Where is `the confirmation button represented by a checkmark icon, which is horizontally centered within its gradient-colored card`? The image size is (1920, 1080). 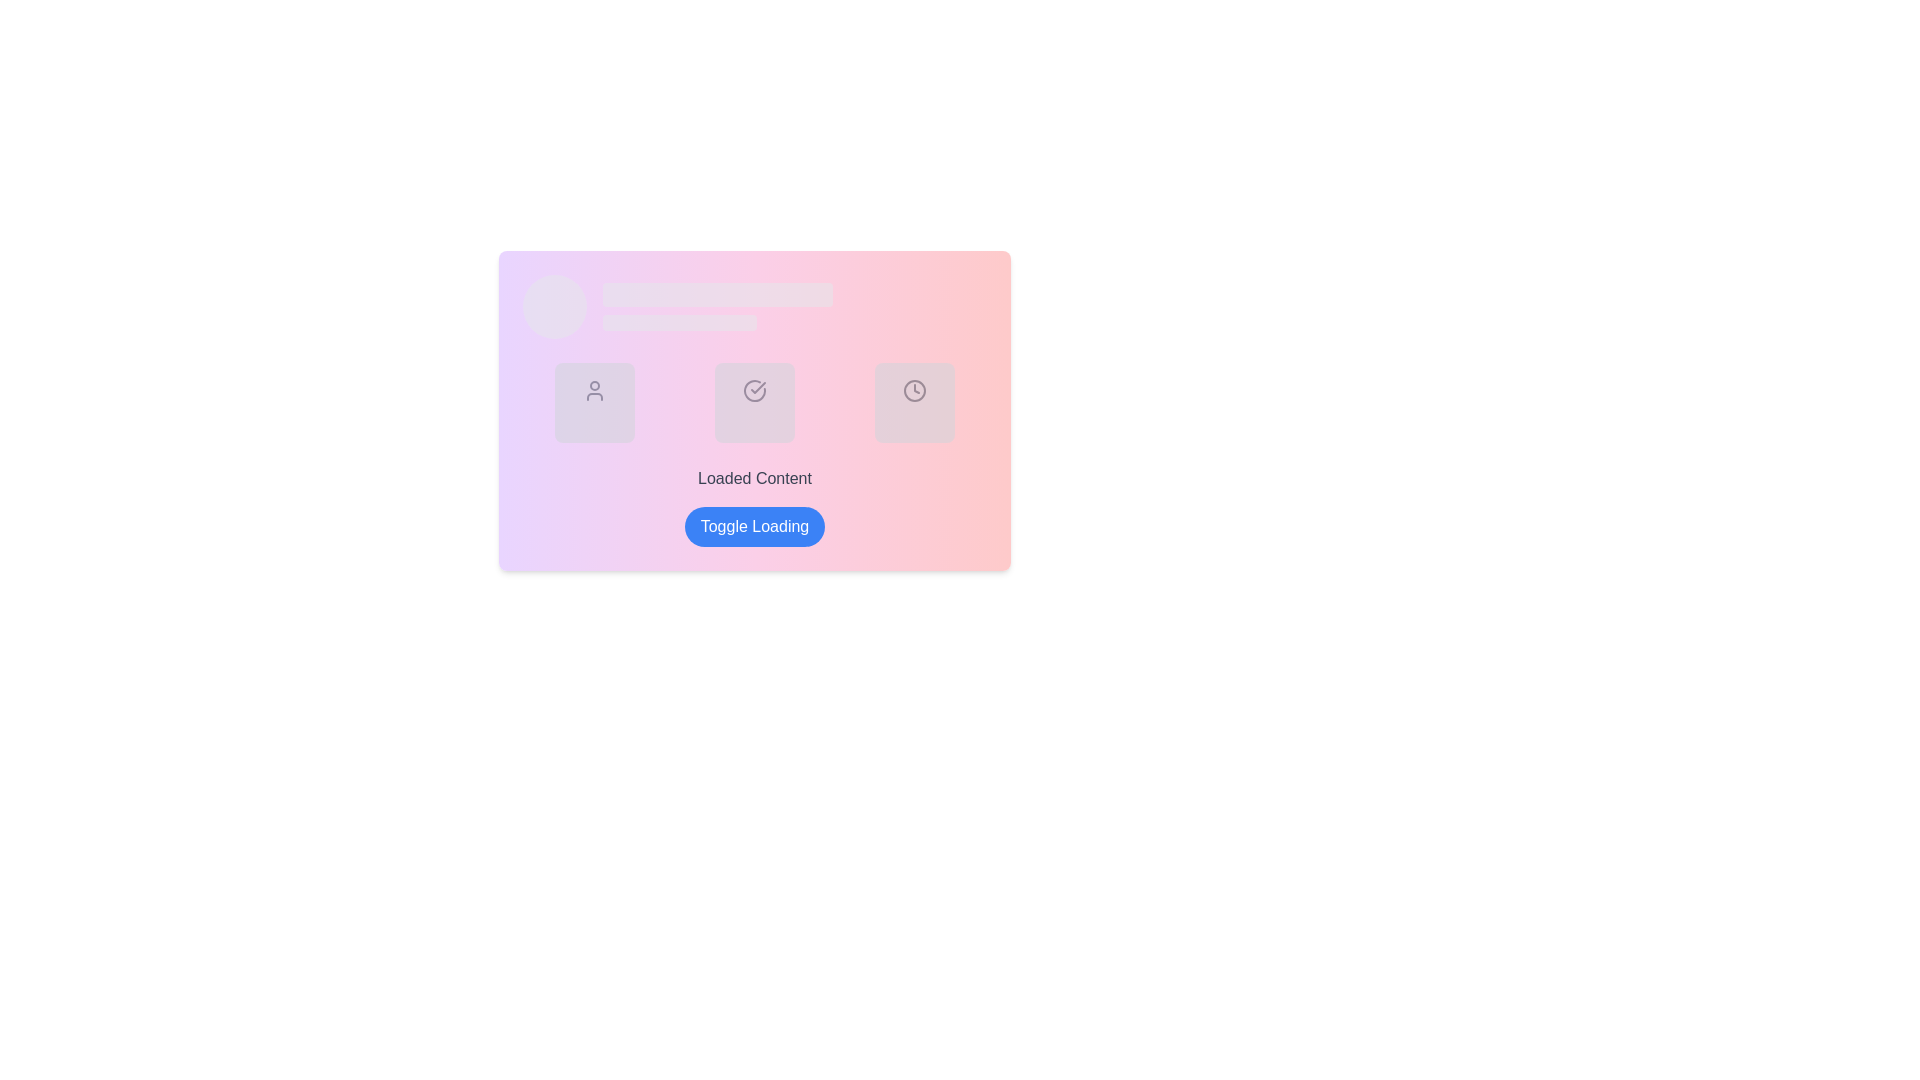
the confirmation button represented by a checkmark icon, which is horizontally centered within its gradient-colored card is located at coordinates (753, 410).